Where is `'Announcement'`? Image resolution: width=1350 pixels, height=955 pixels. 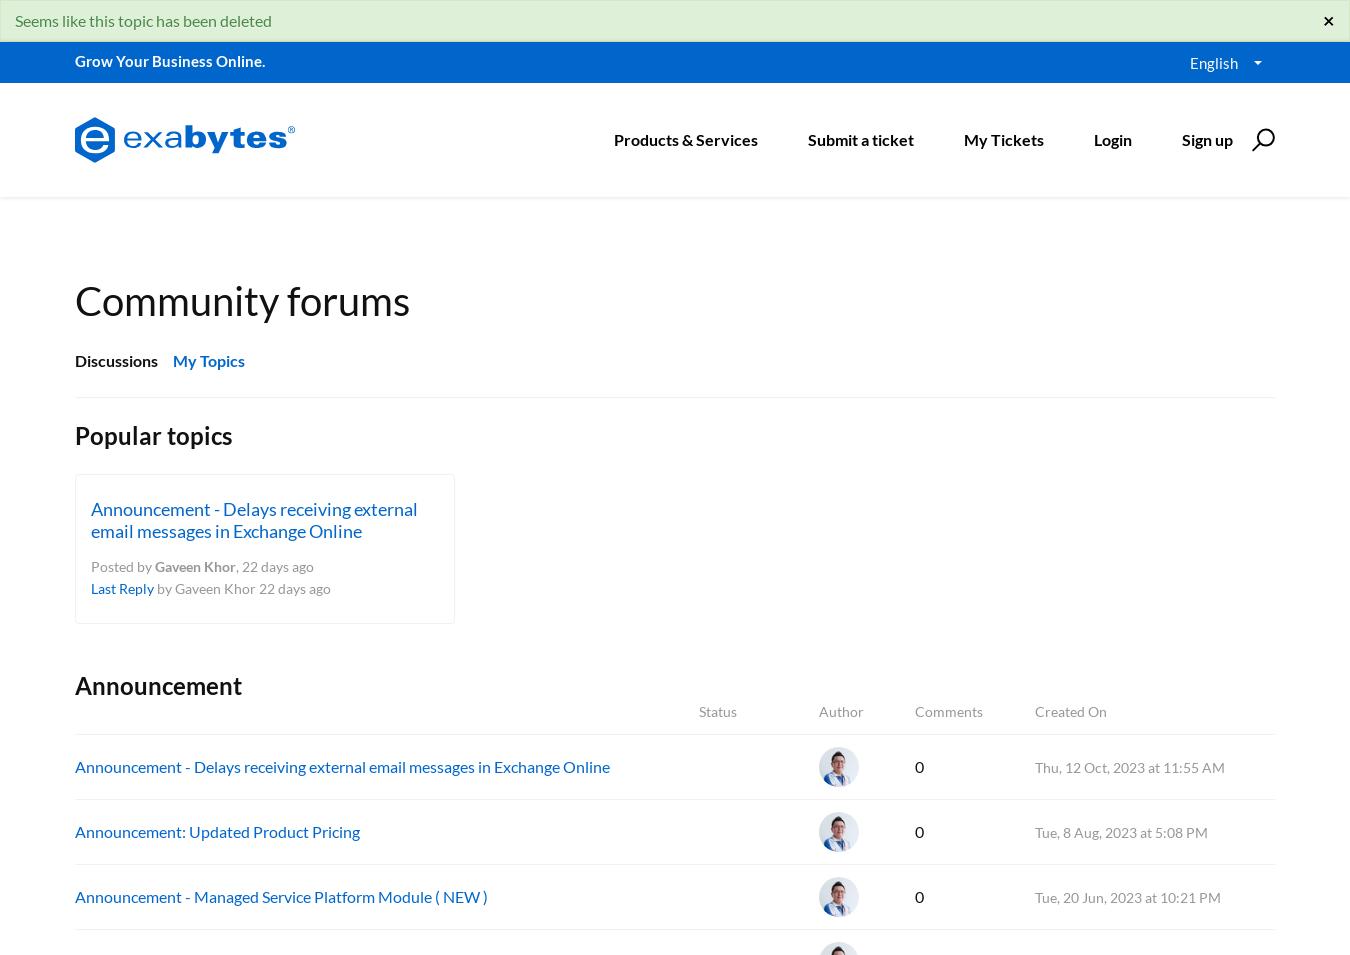 'Announcement' is located at coordinates (158, 684).